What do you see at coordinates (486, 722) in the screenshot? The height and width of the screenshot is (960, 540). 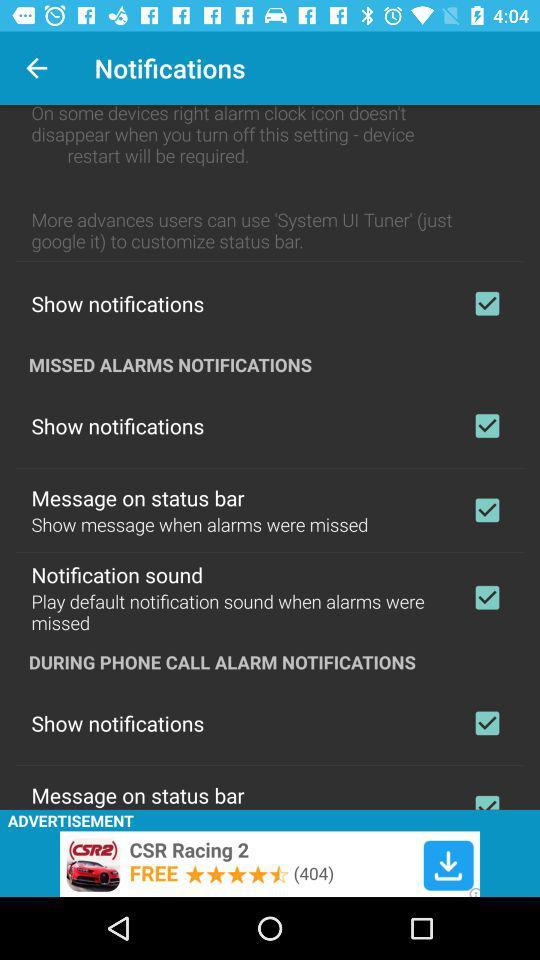 I see `enable show notifications` at bounding box center [486, 722].